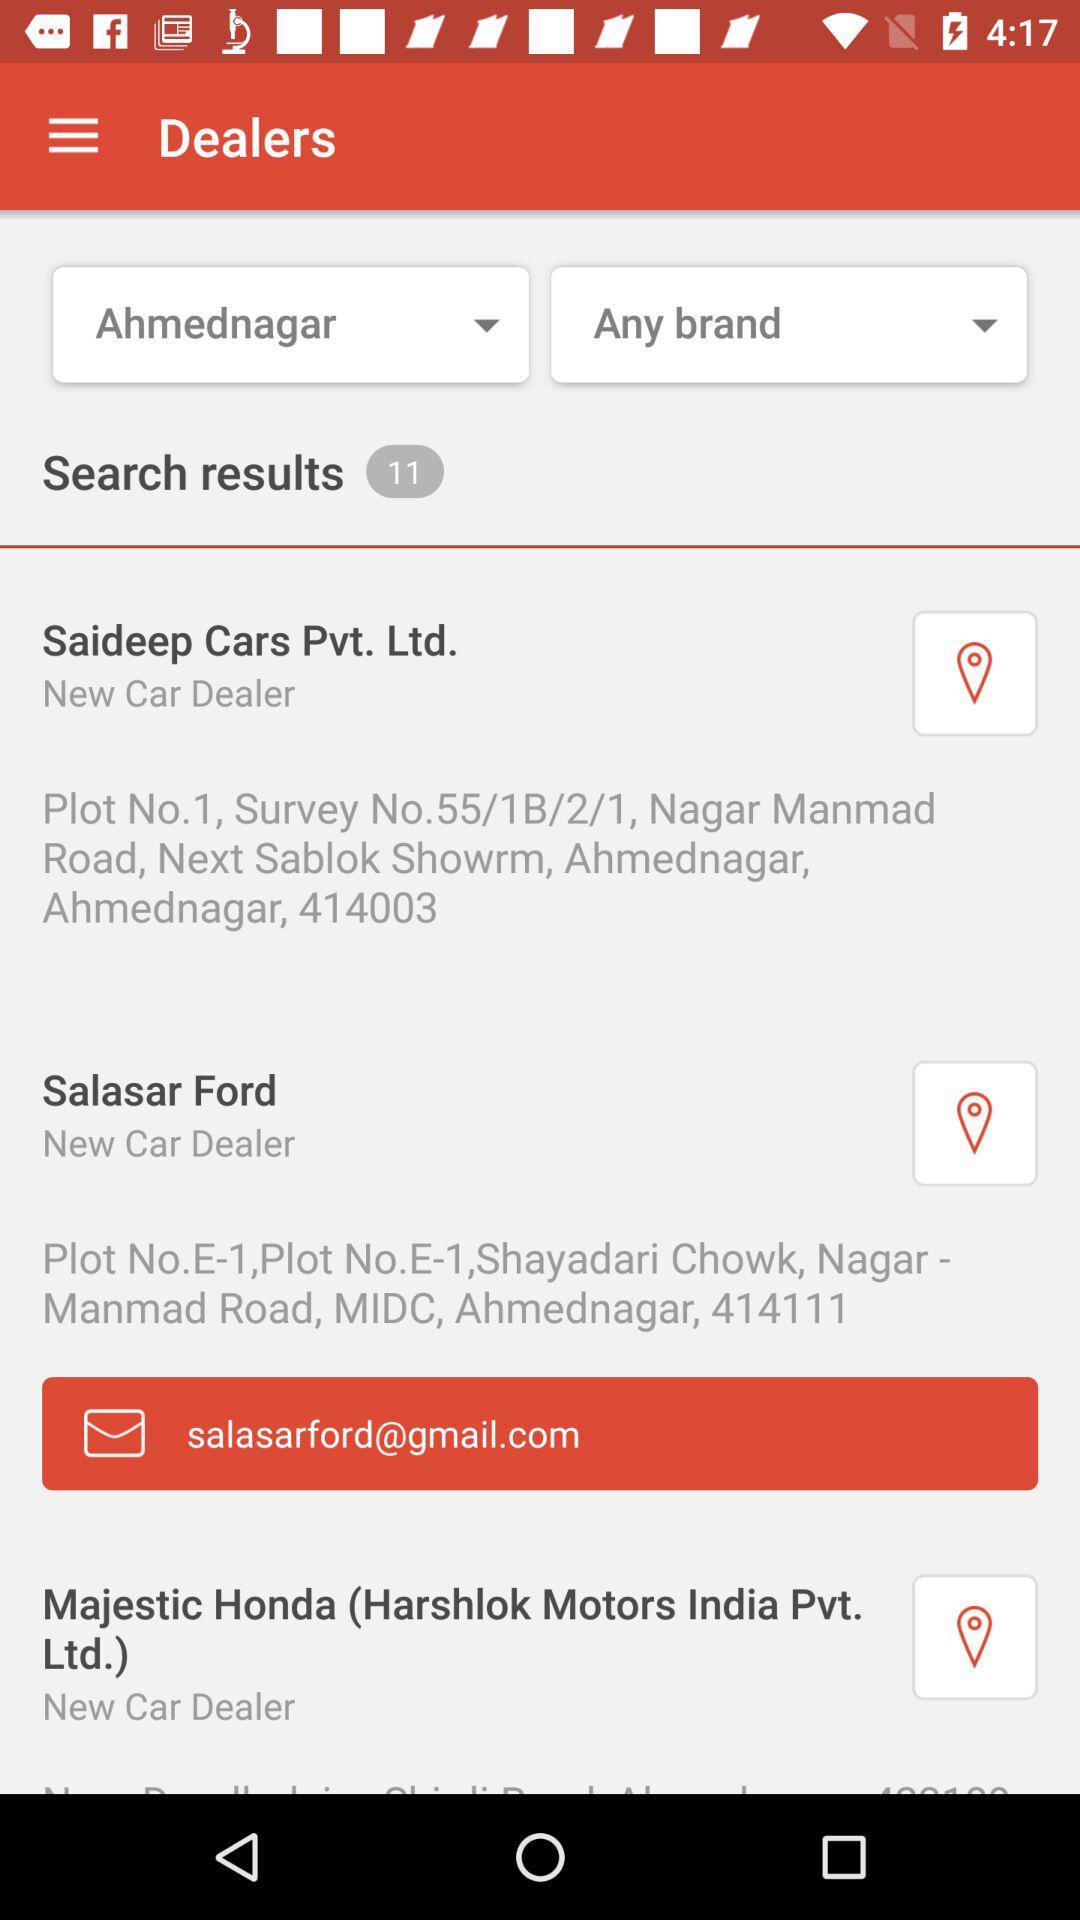  Describe the element at coordinates (974, 673) in the screenshot. I see `map` at that location.